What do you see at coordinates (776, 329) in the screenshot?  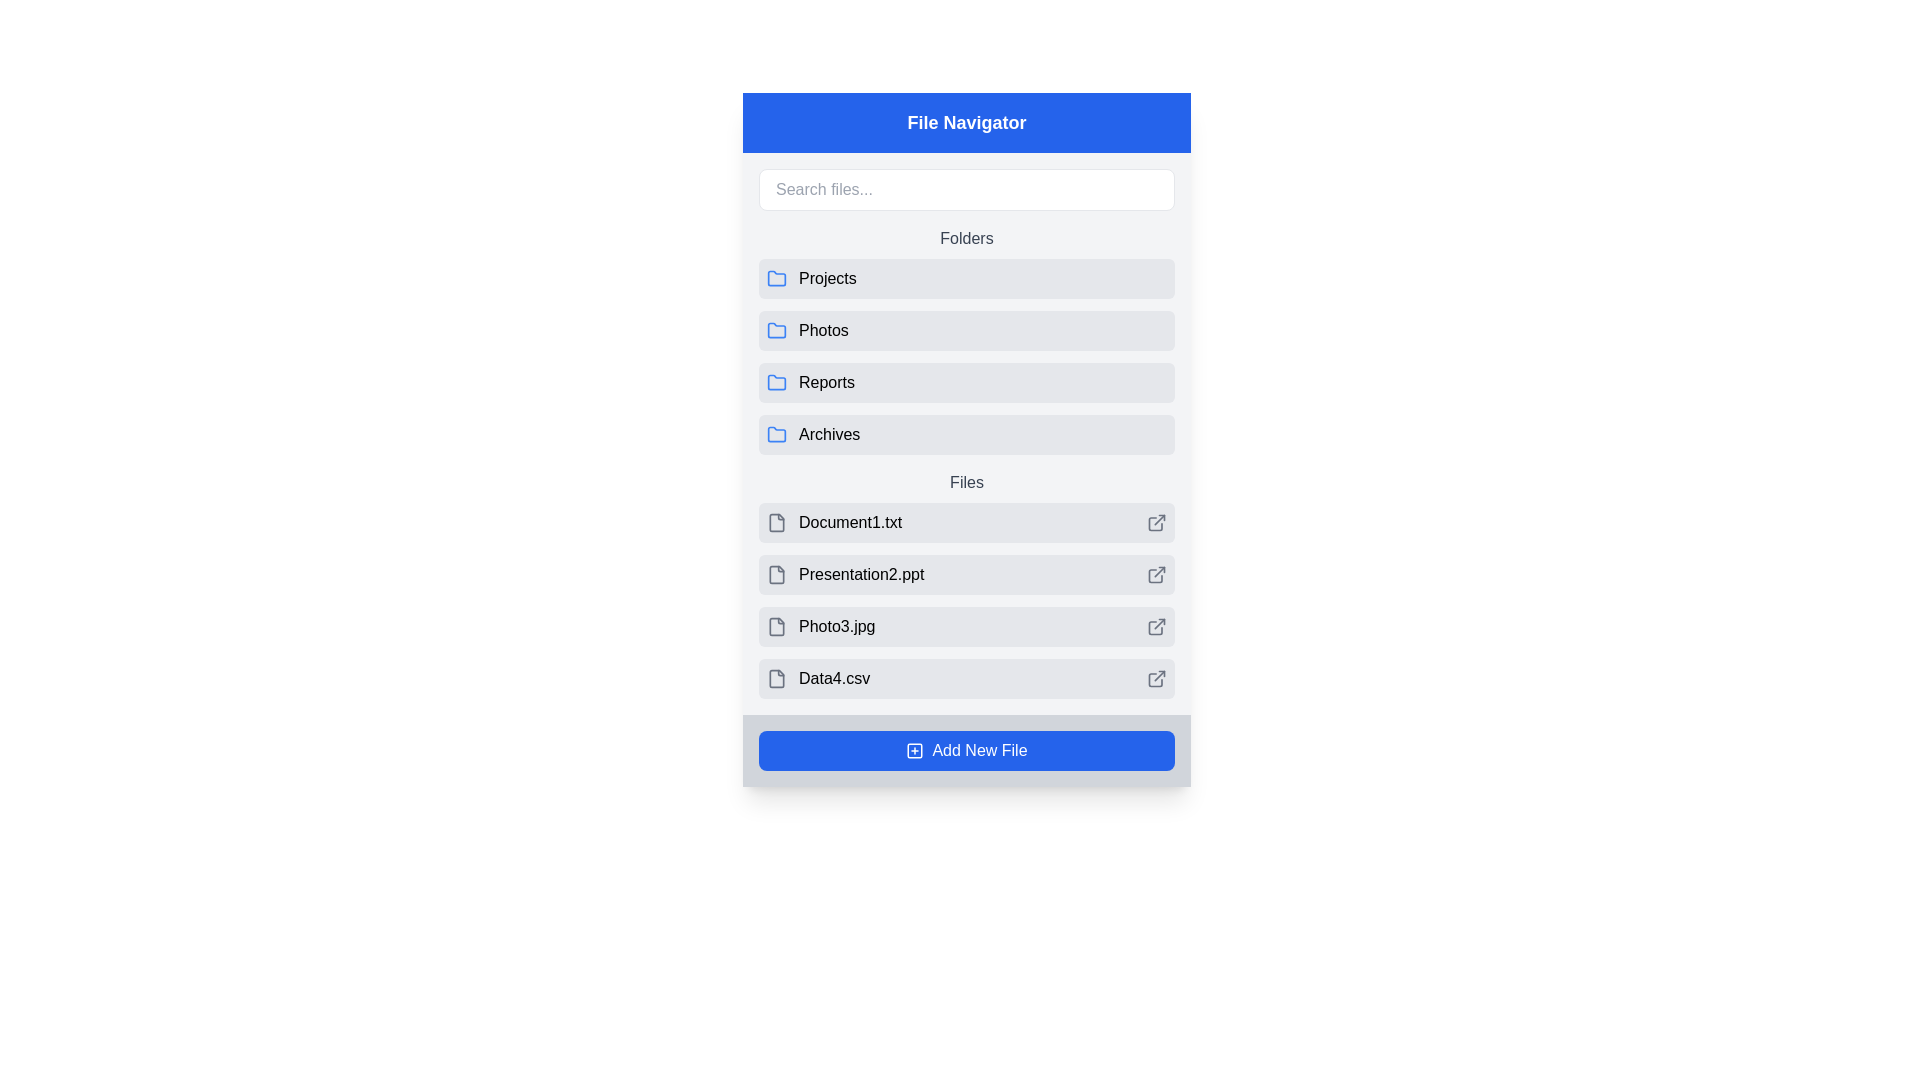 I see `the folder icon representing 'Photos', which is the second folder icon in the 'Folders' section of the interface` at bounding box center [776, 329].